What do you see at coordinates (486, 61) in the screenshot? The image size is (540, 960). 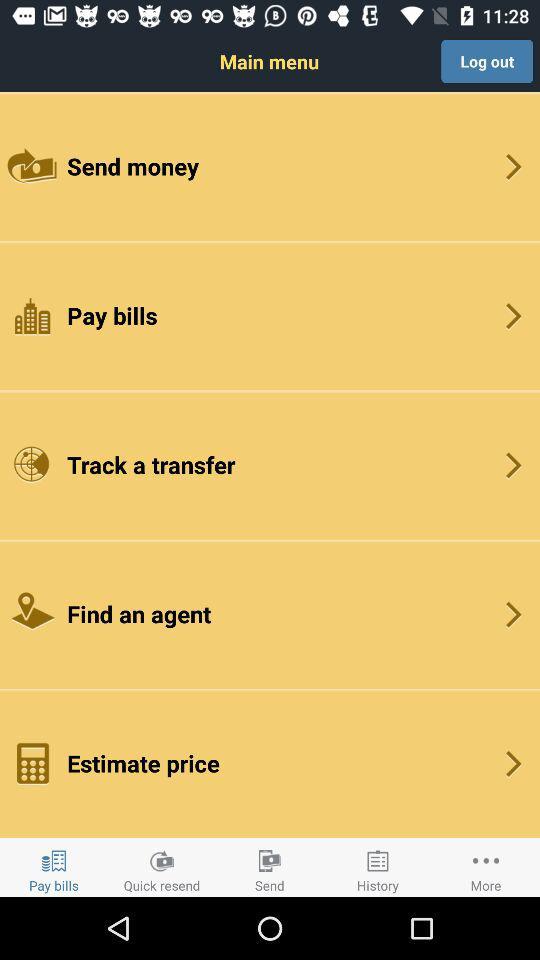 I see `log out` at bounding box center [486, 61].